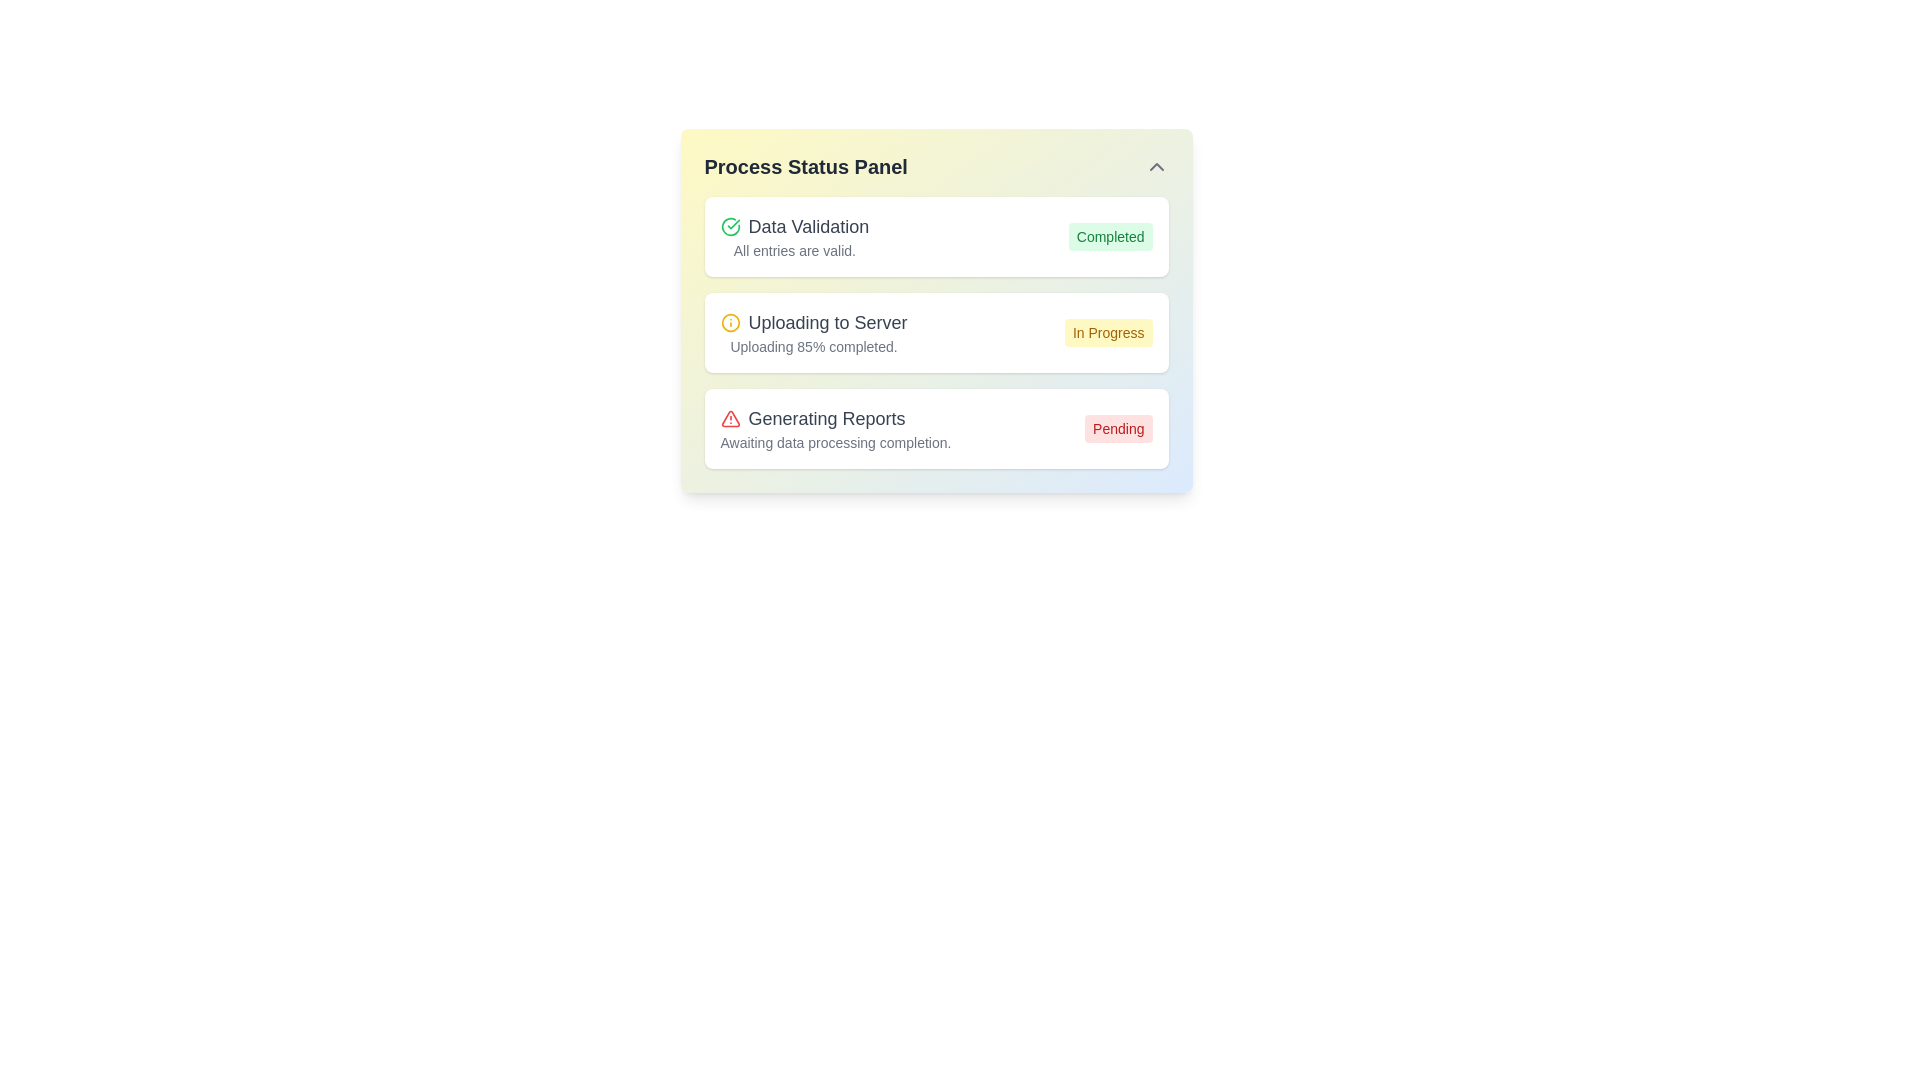 The height and width of the screenshot is (1080, 1920). I want to click on the graphical representation of the circular icon indicating the 'Uploading to Server' task, located in the second row of the process status panel, so click(729, 322).